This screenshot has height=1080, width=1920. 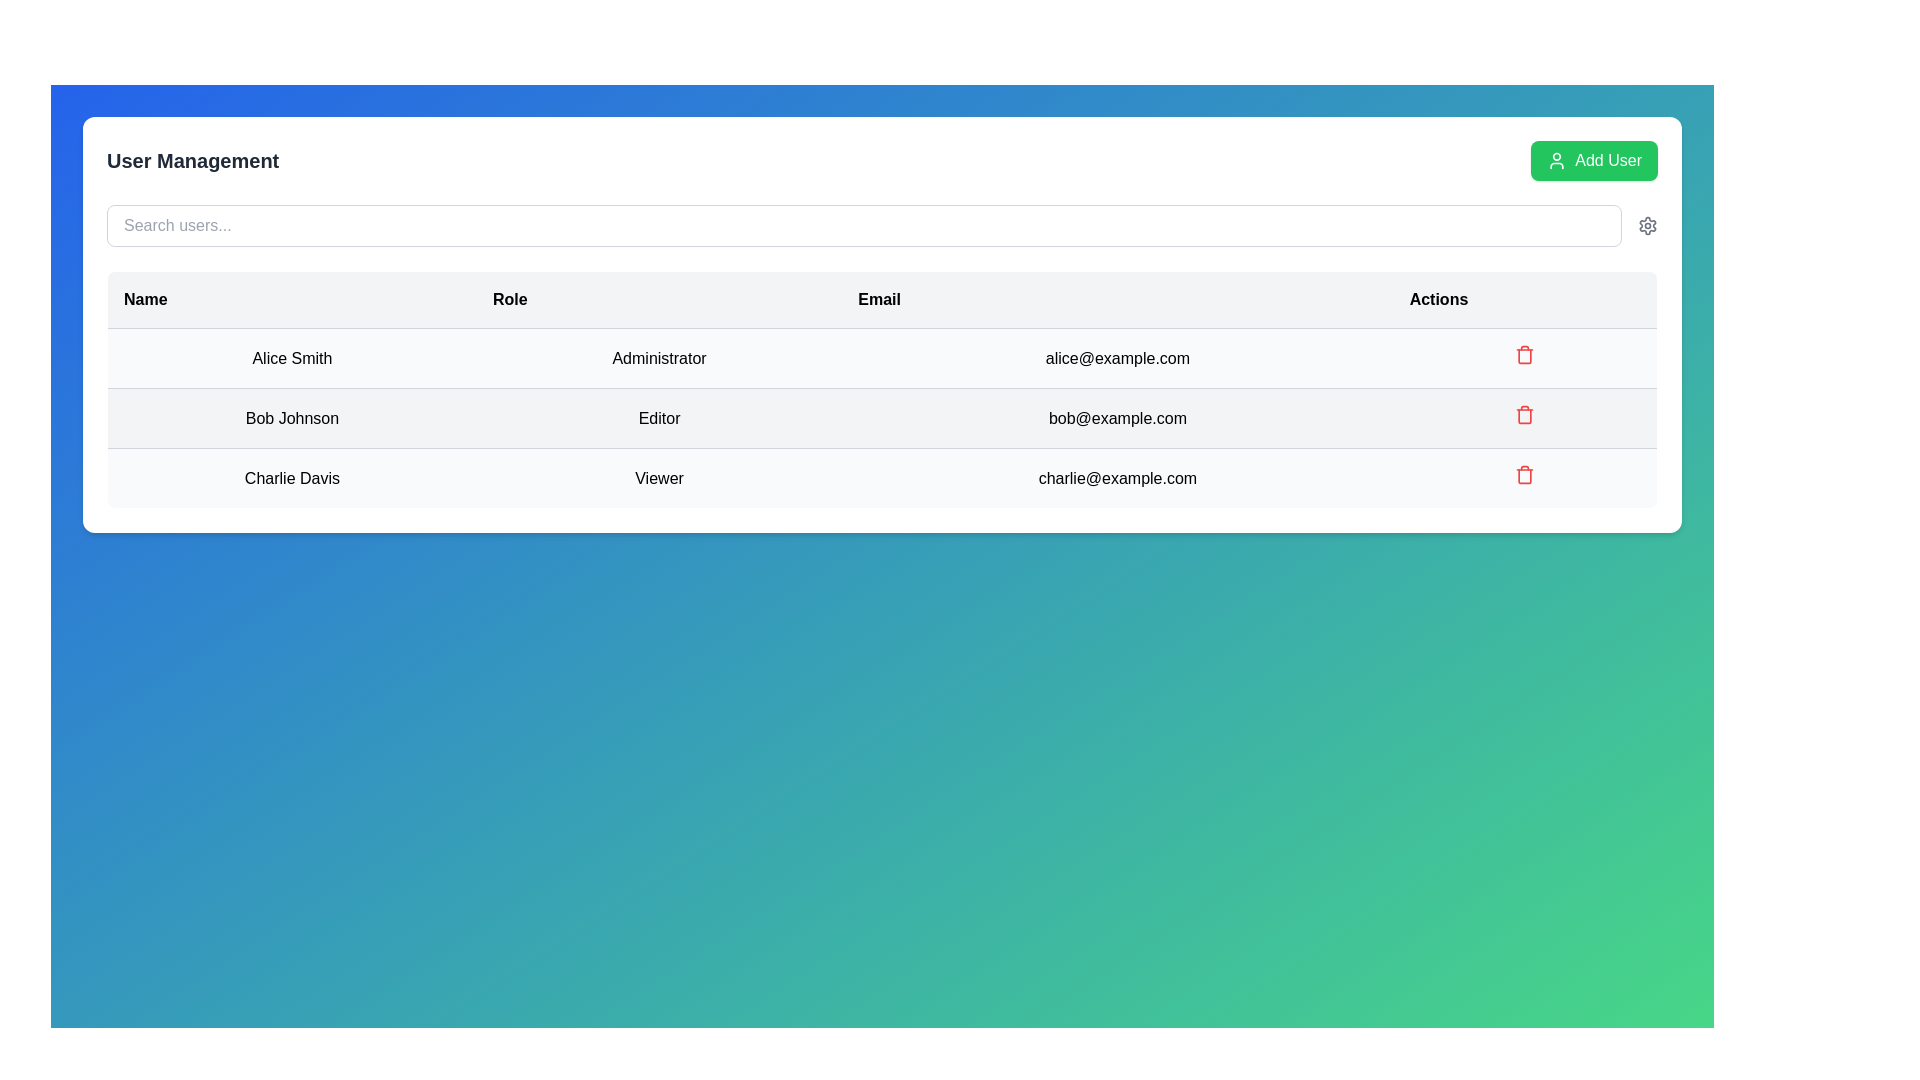 What do you see at coordinates (1524, 355) in the screenshot?
I see `the trash icon representing the delete action for 'Bob Johnson' in the user management table` at bounding box center [1524, 355].